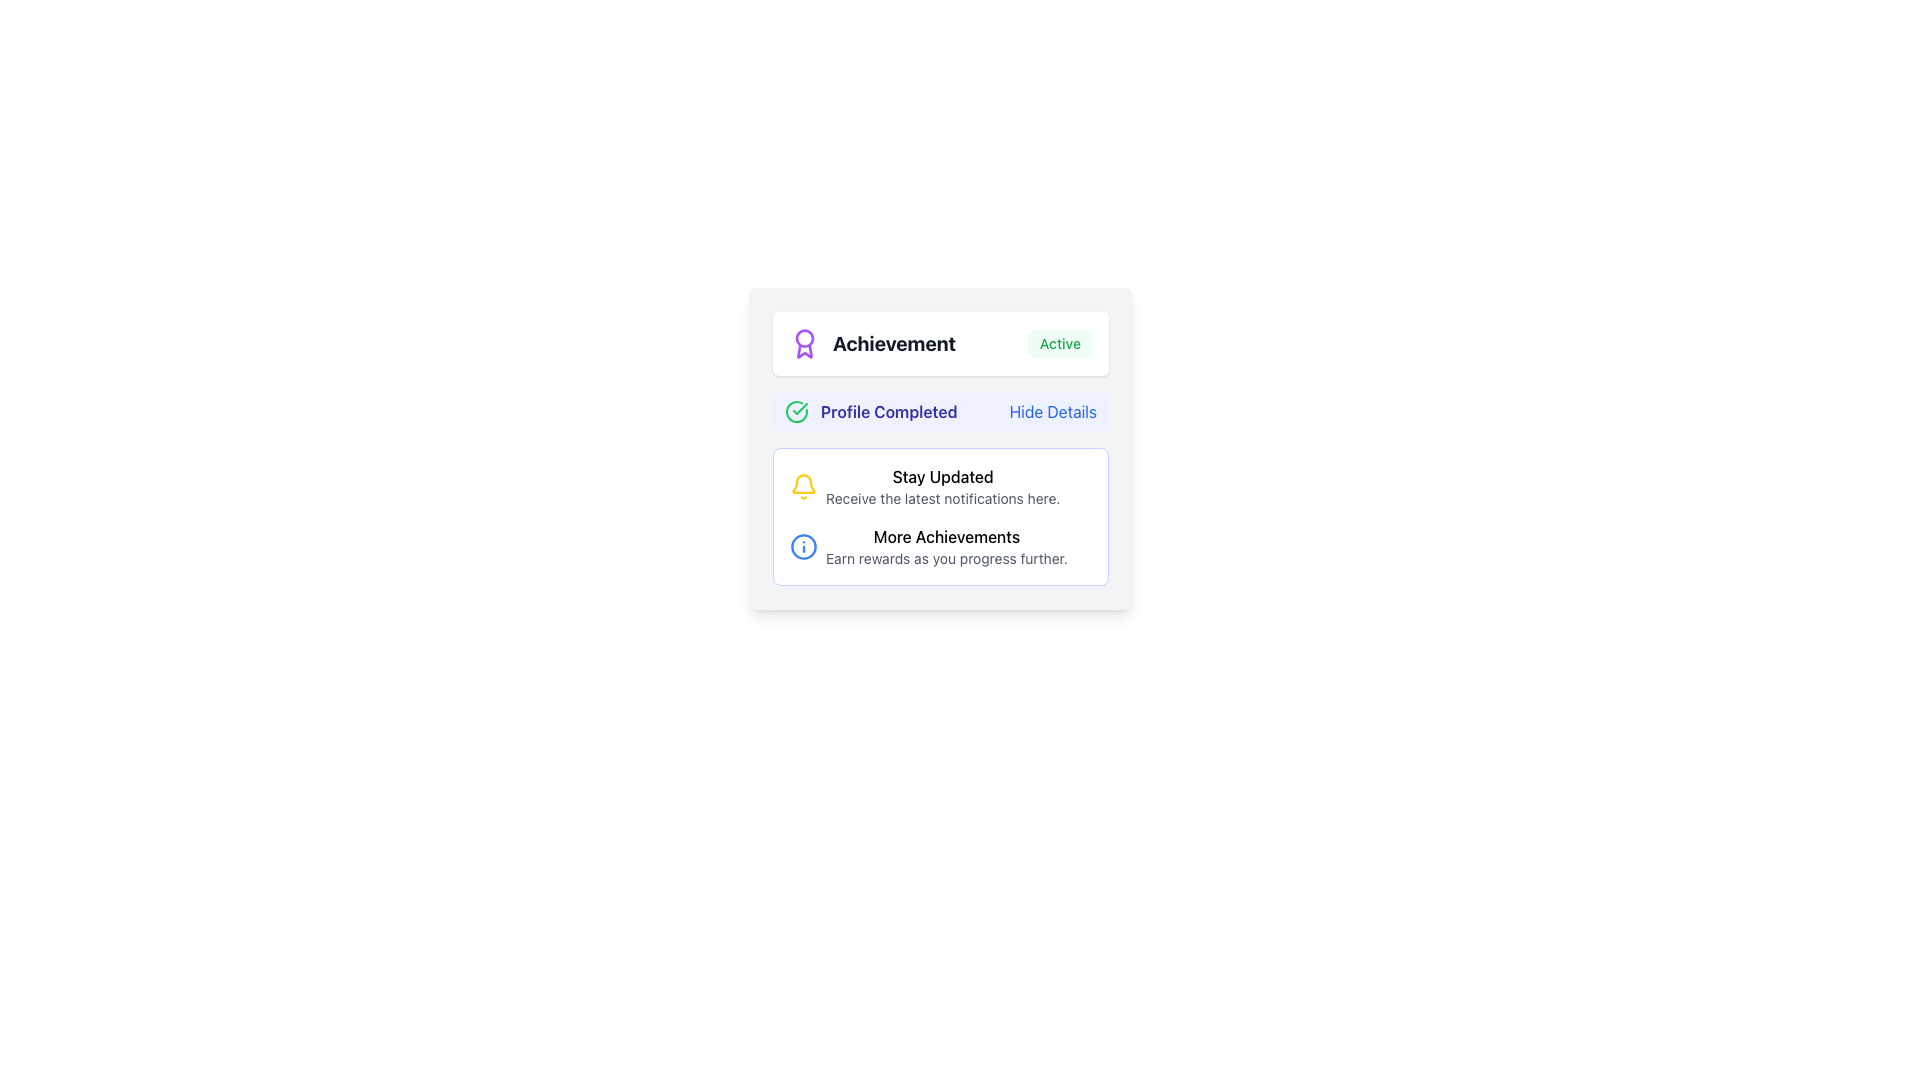 The width and height of the screenshot is (1920, 1080). What do you see at coordinates (805, 337) in the screenshot?
I see `the circular icon outlined in purple with a white fill, located at the top-left corner of the card titled 'Achievement'` at bounding box center [805, 337].